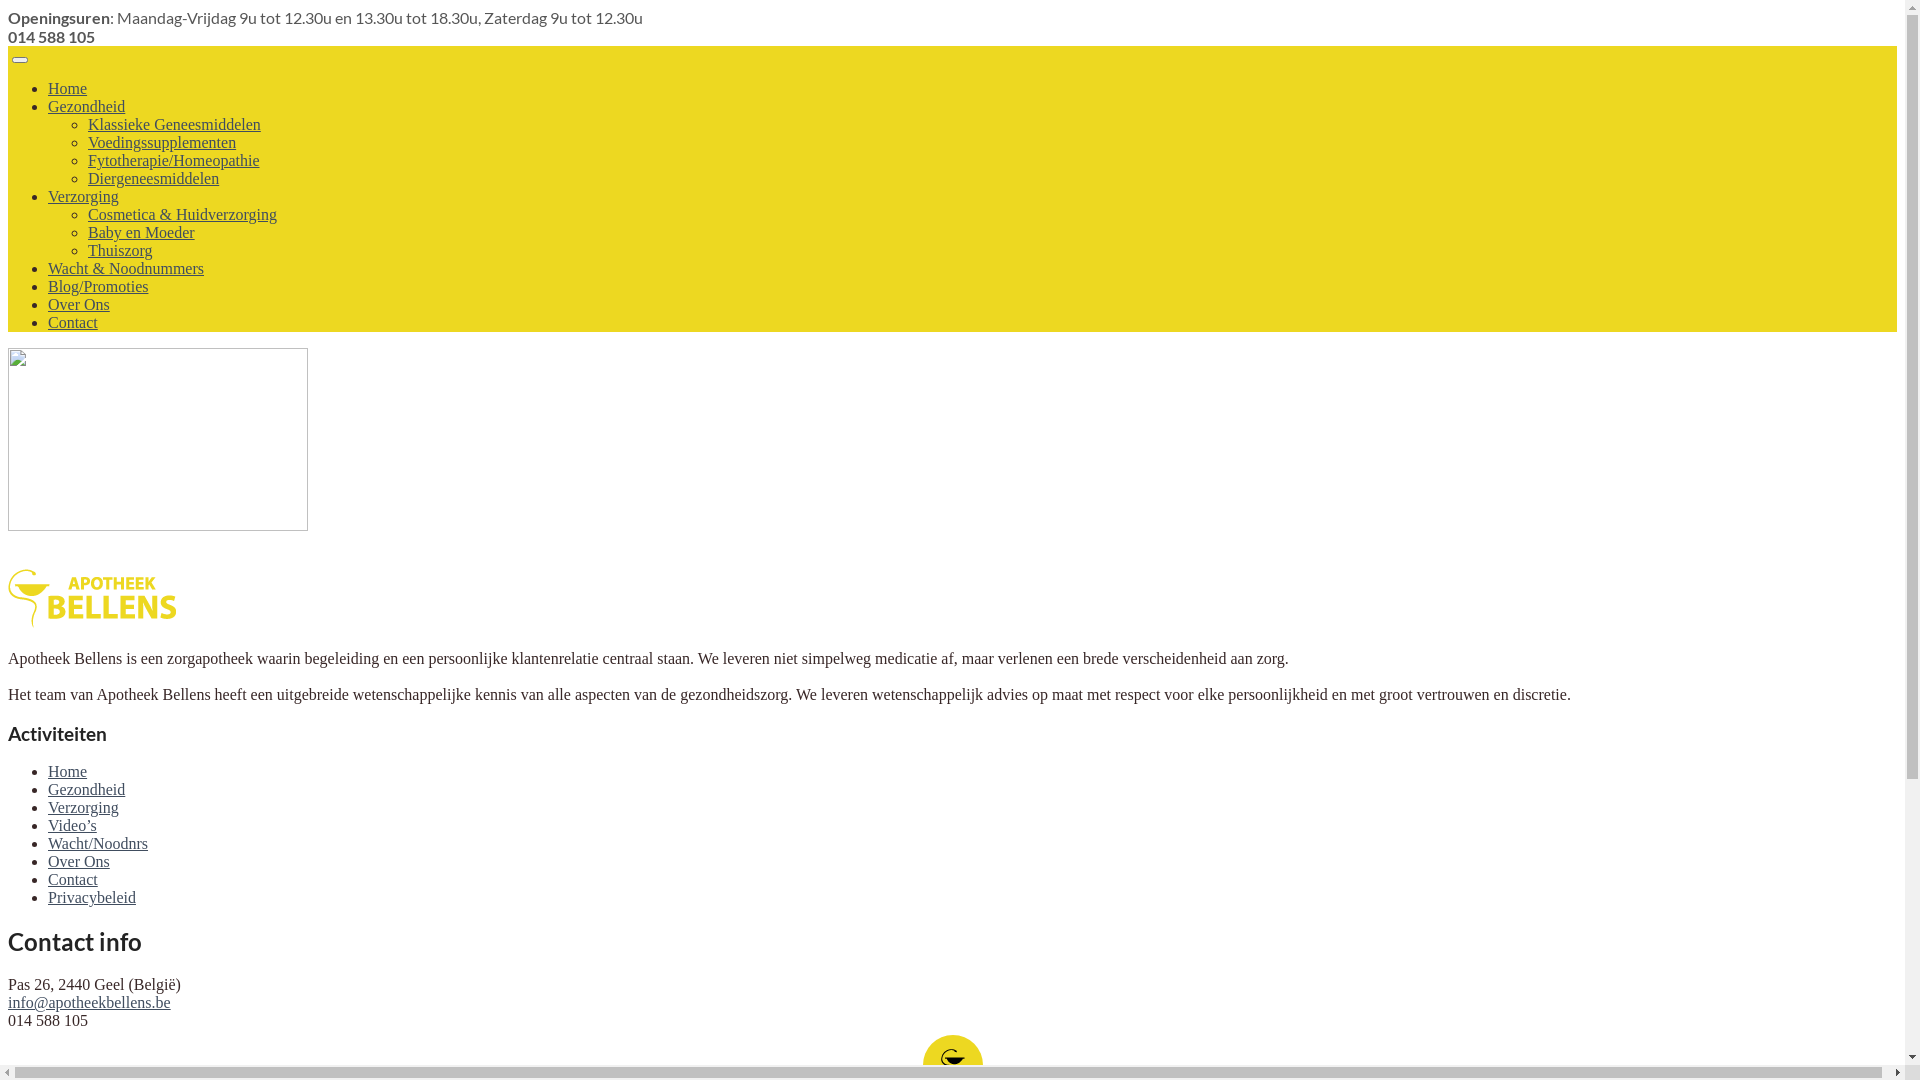 The height and width of the screenshot is (1080, 1920). I want to click on 'Wacht & Noodnummers', so click(124, 267).